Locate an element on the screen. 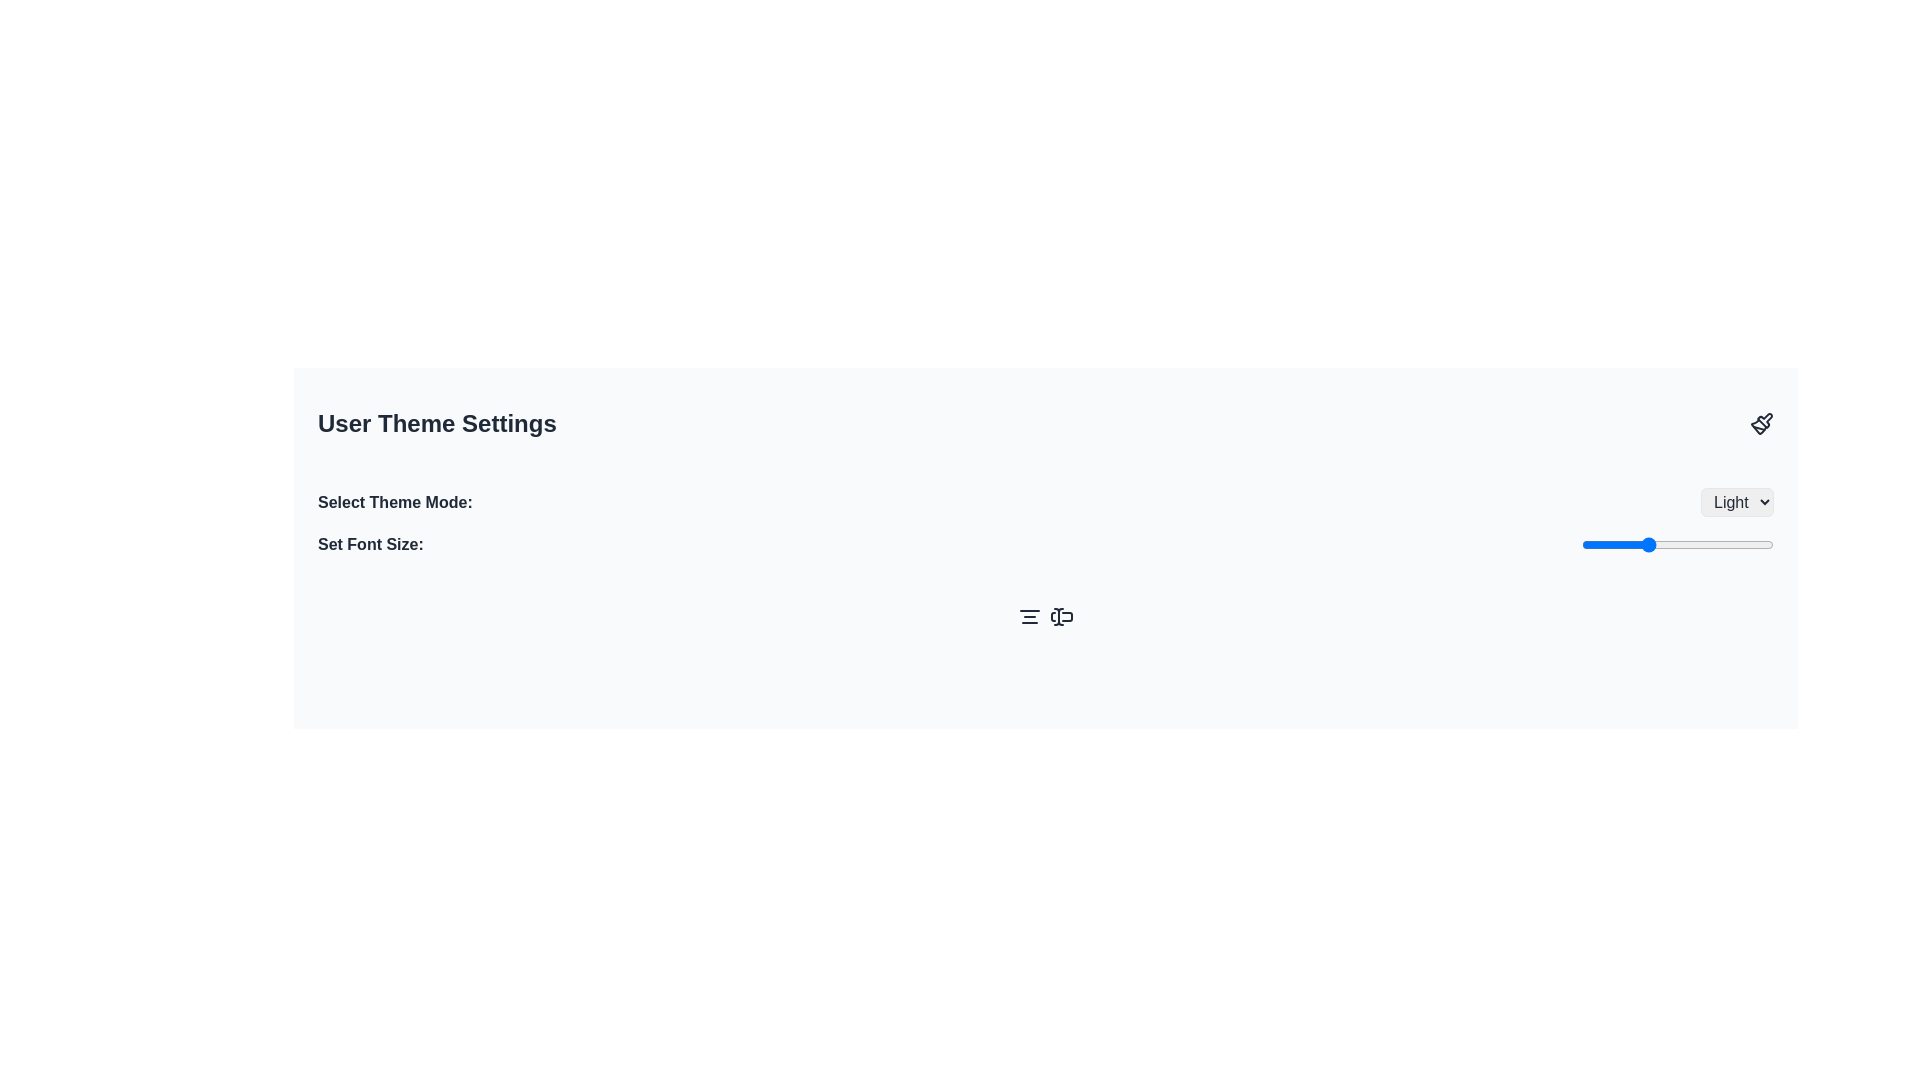 Image resolution: width=1920 pixels, height=1080 pixels. the descriptive Text label that informs users about the functionality of the associated theme selection control, located below 'User Theme Settings' and above the theme toggle options is located at coordinates (395, 501).